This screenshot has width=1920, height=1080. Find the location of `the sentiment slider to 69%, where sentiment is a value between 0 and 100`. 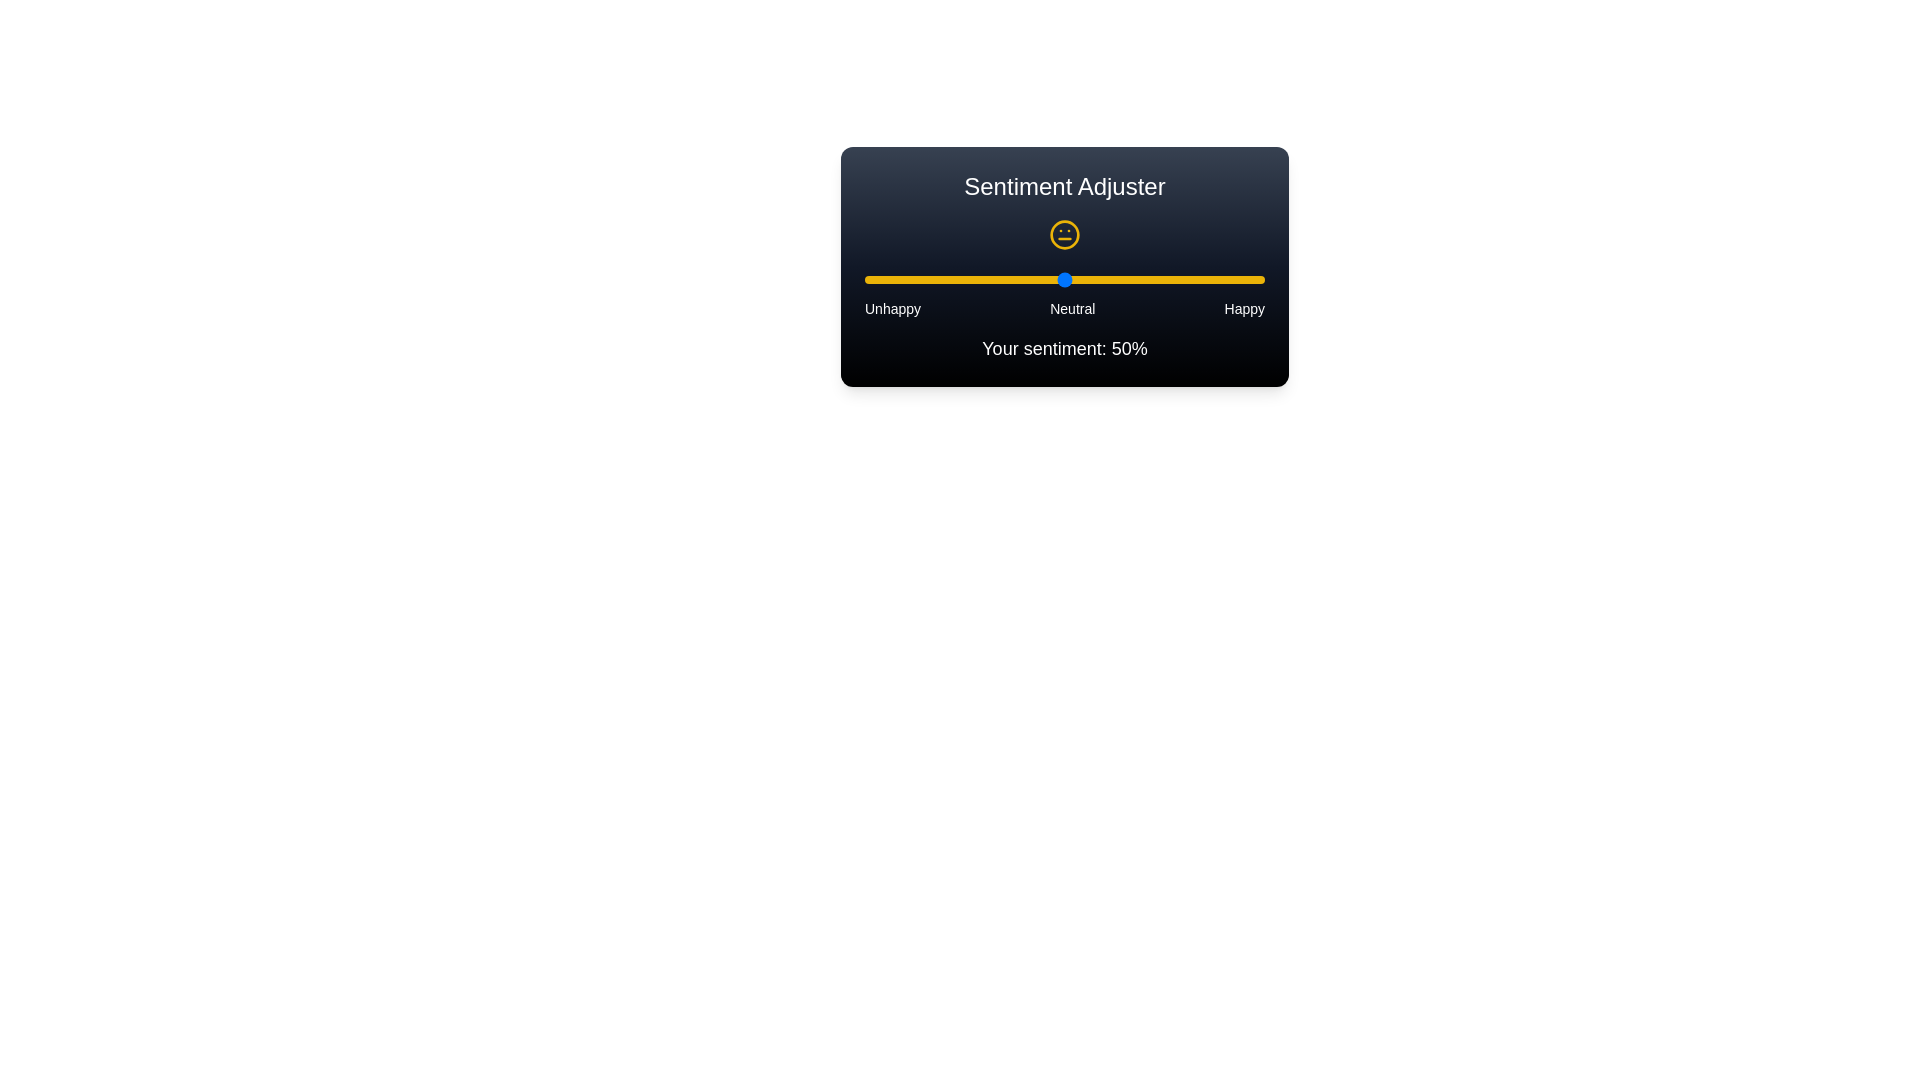

the sentiment slider to 69%, where sentiment is a value between 0 and 100 is located at coordinates (1141, 280).